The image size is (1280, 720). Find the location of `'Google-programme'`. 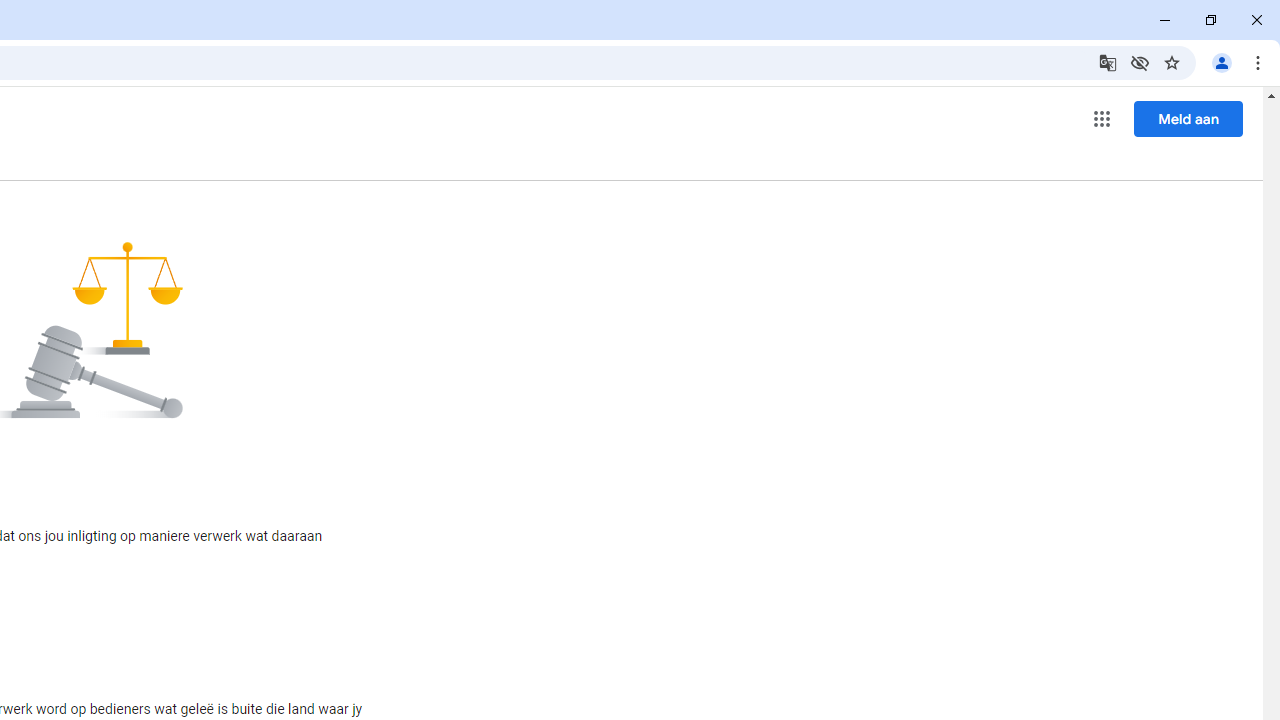

'Google-programme' is located at coordinates (1101, 119).